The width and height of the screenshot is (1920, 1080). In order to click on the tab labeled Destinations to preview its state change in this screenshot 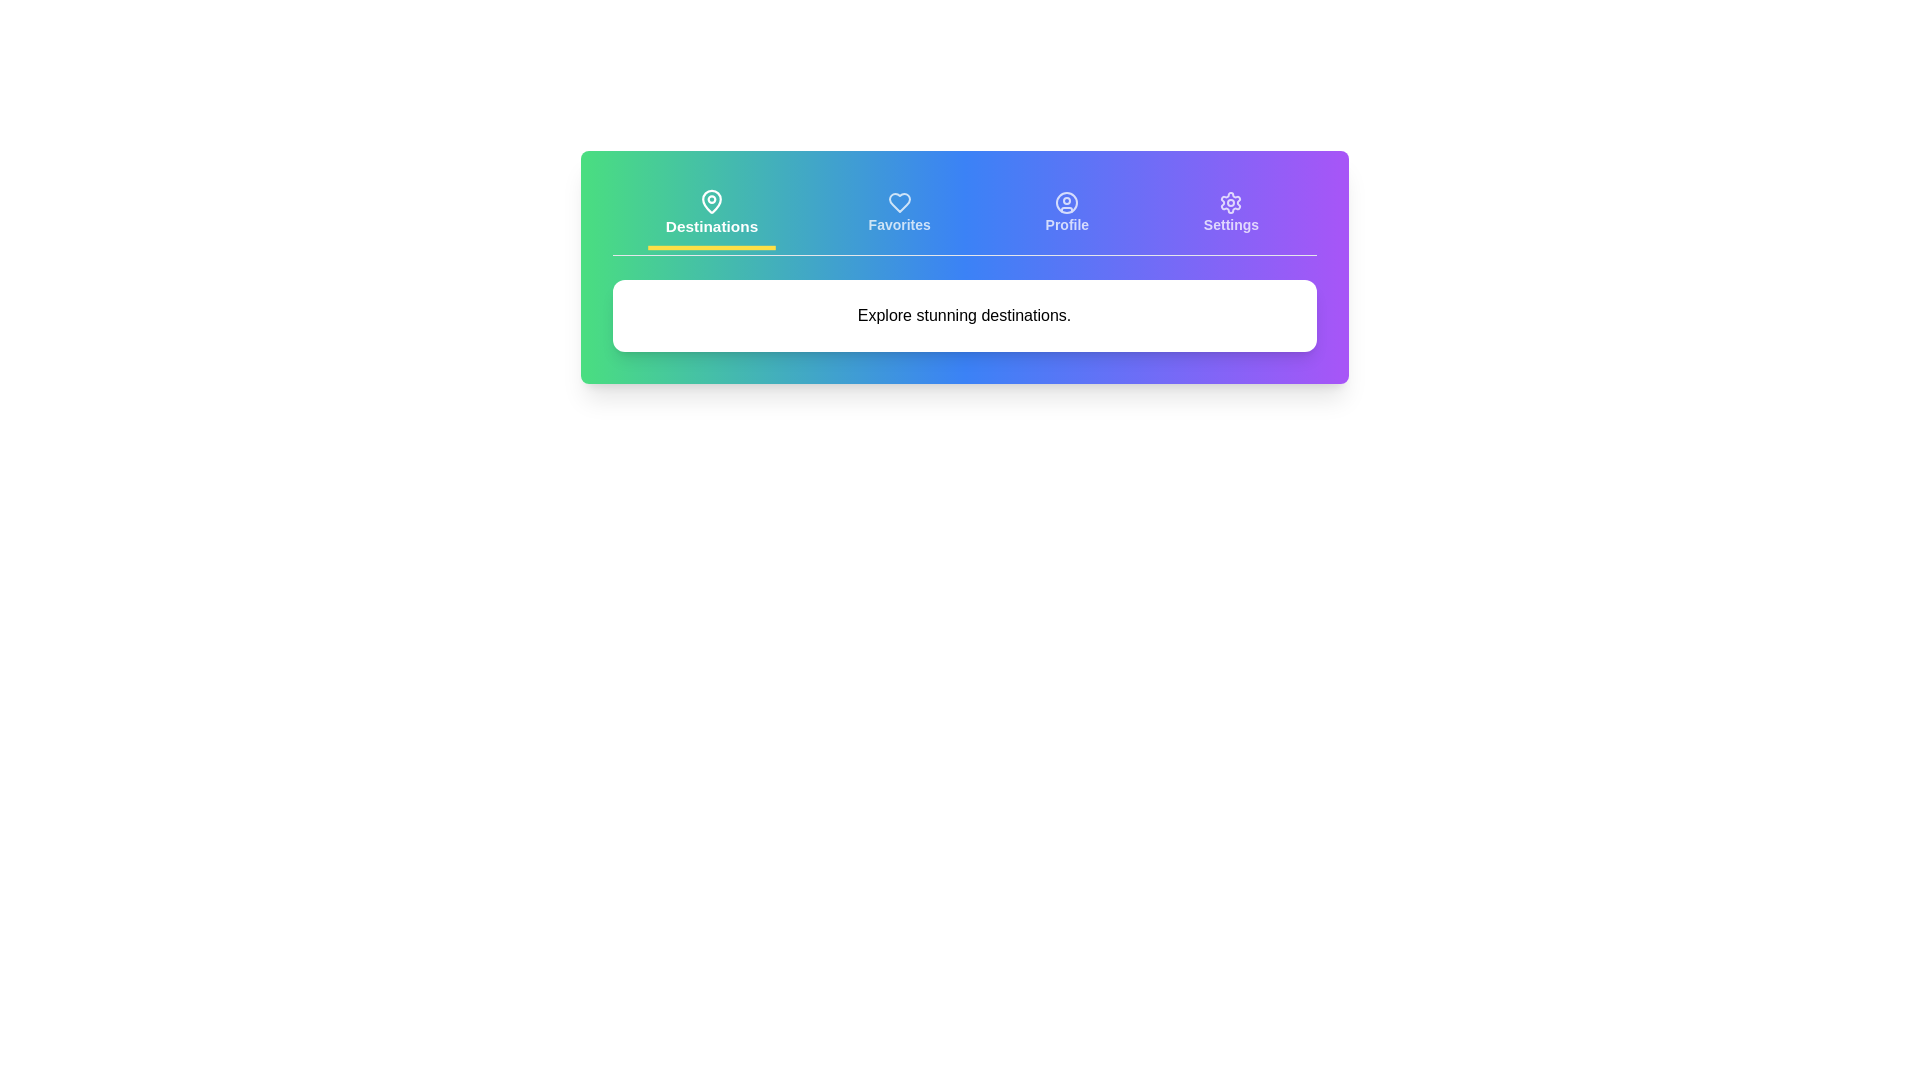, I will do `click(711, 215)`.